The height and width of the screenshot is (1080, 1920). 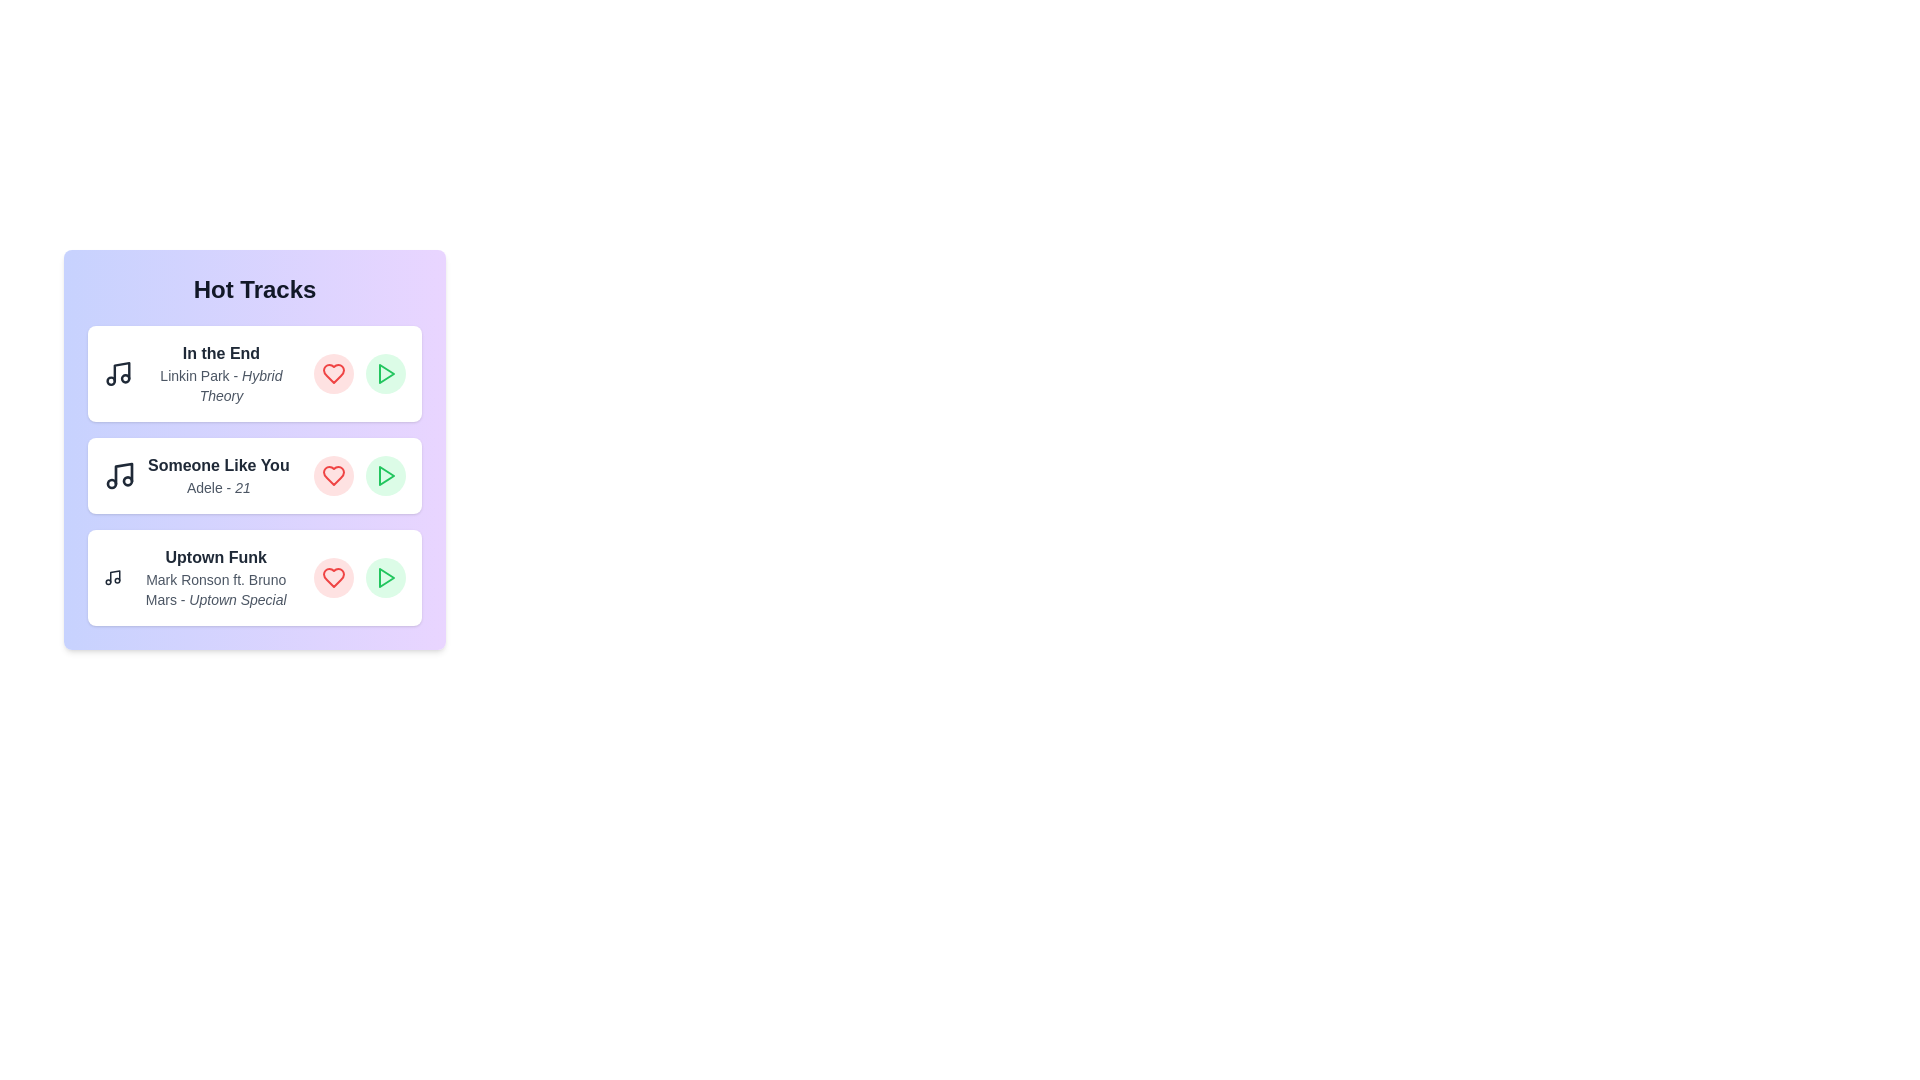 I want to click on the track titled 'In the End' to highlight it, so click(x=253, y=374).